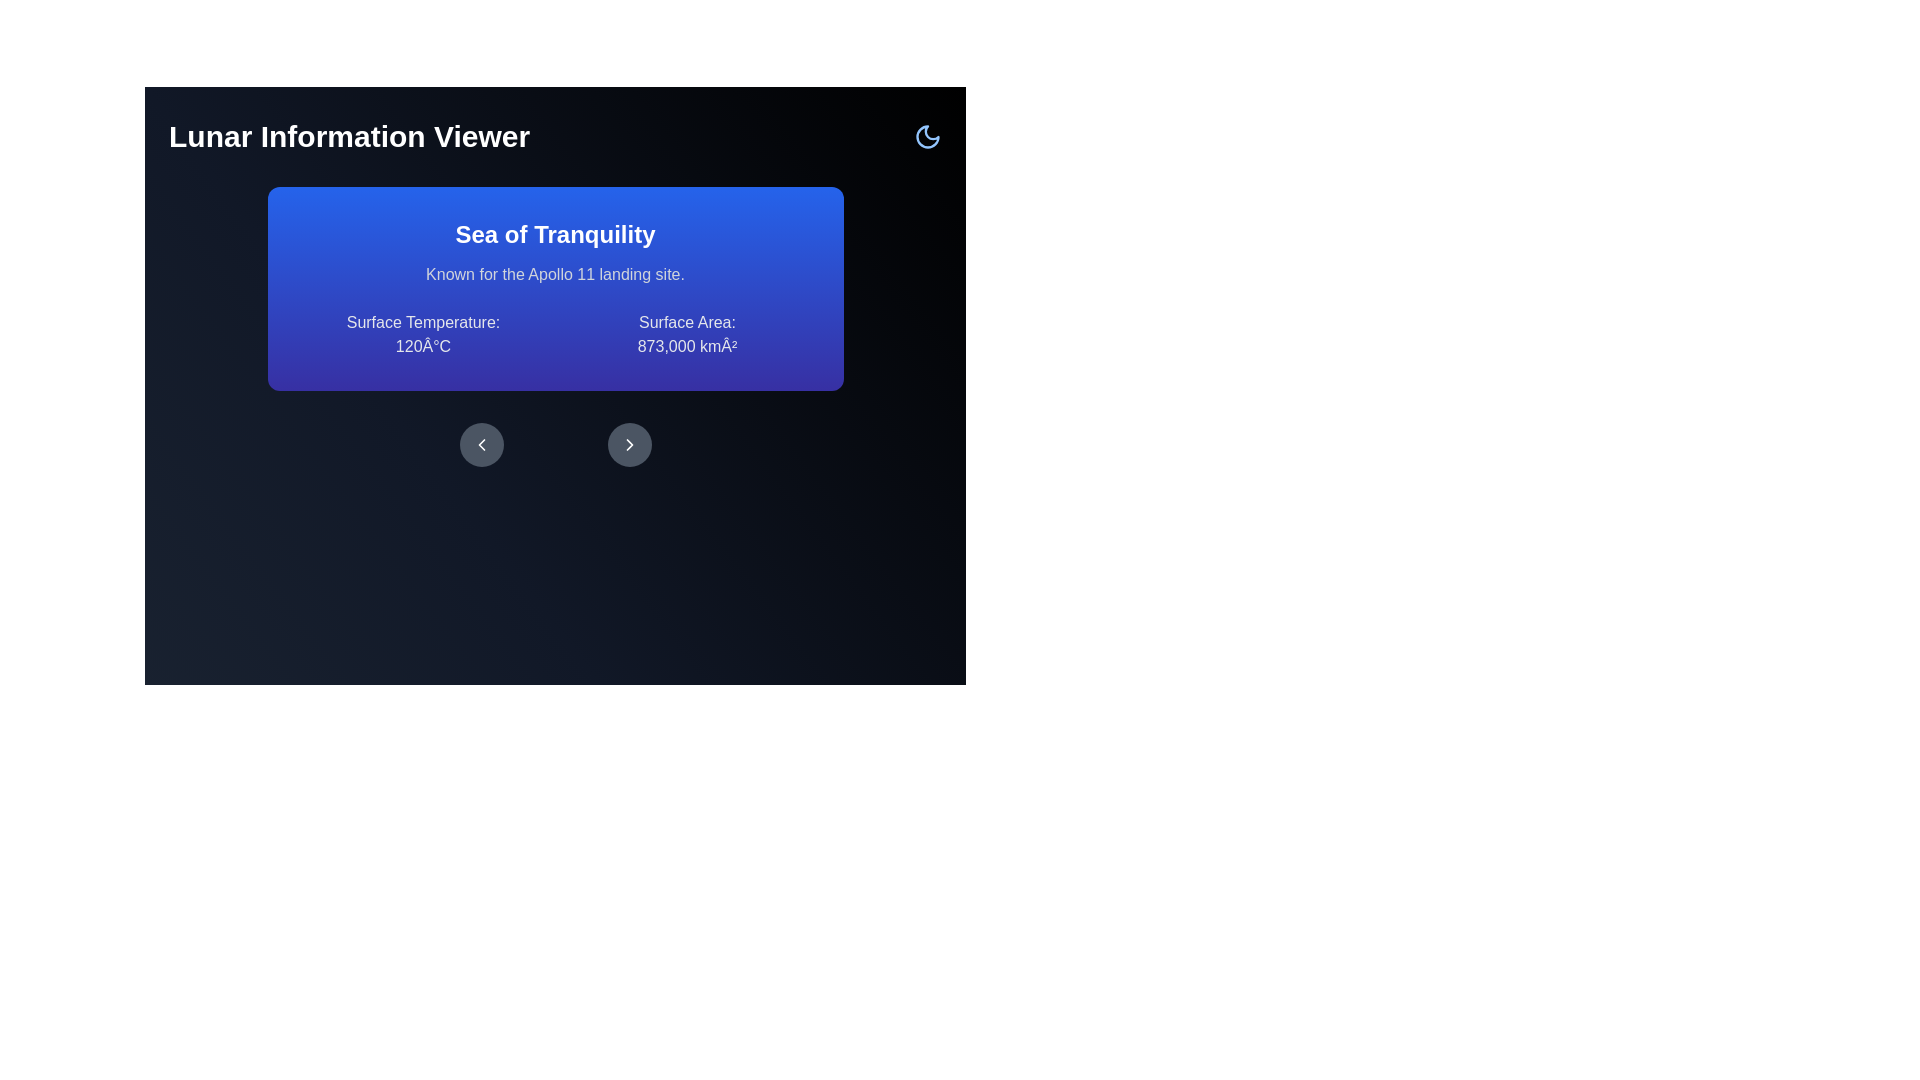  I want to click on the second circular navigation button located beneath the main content area, so click(628, 443).